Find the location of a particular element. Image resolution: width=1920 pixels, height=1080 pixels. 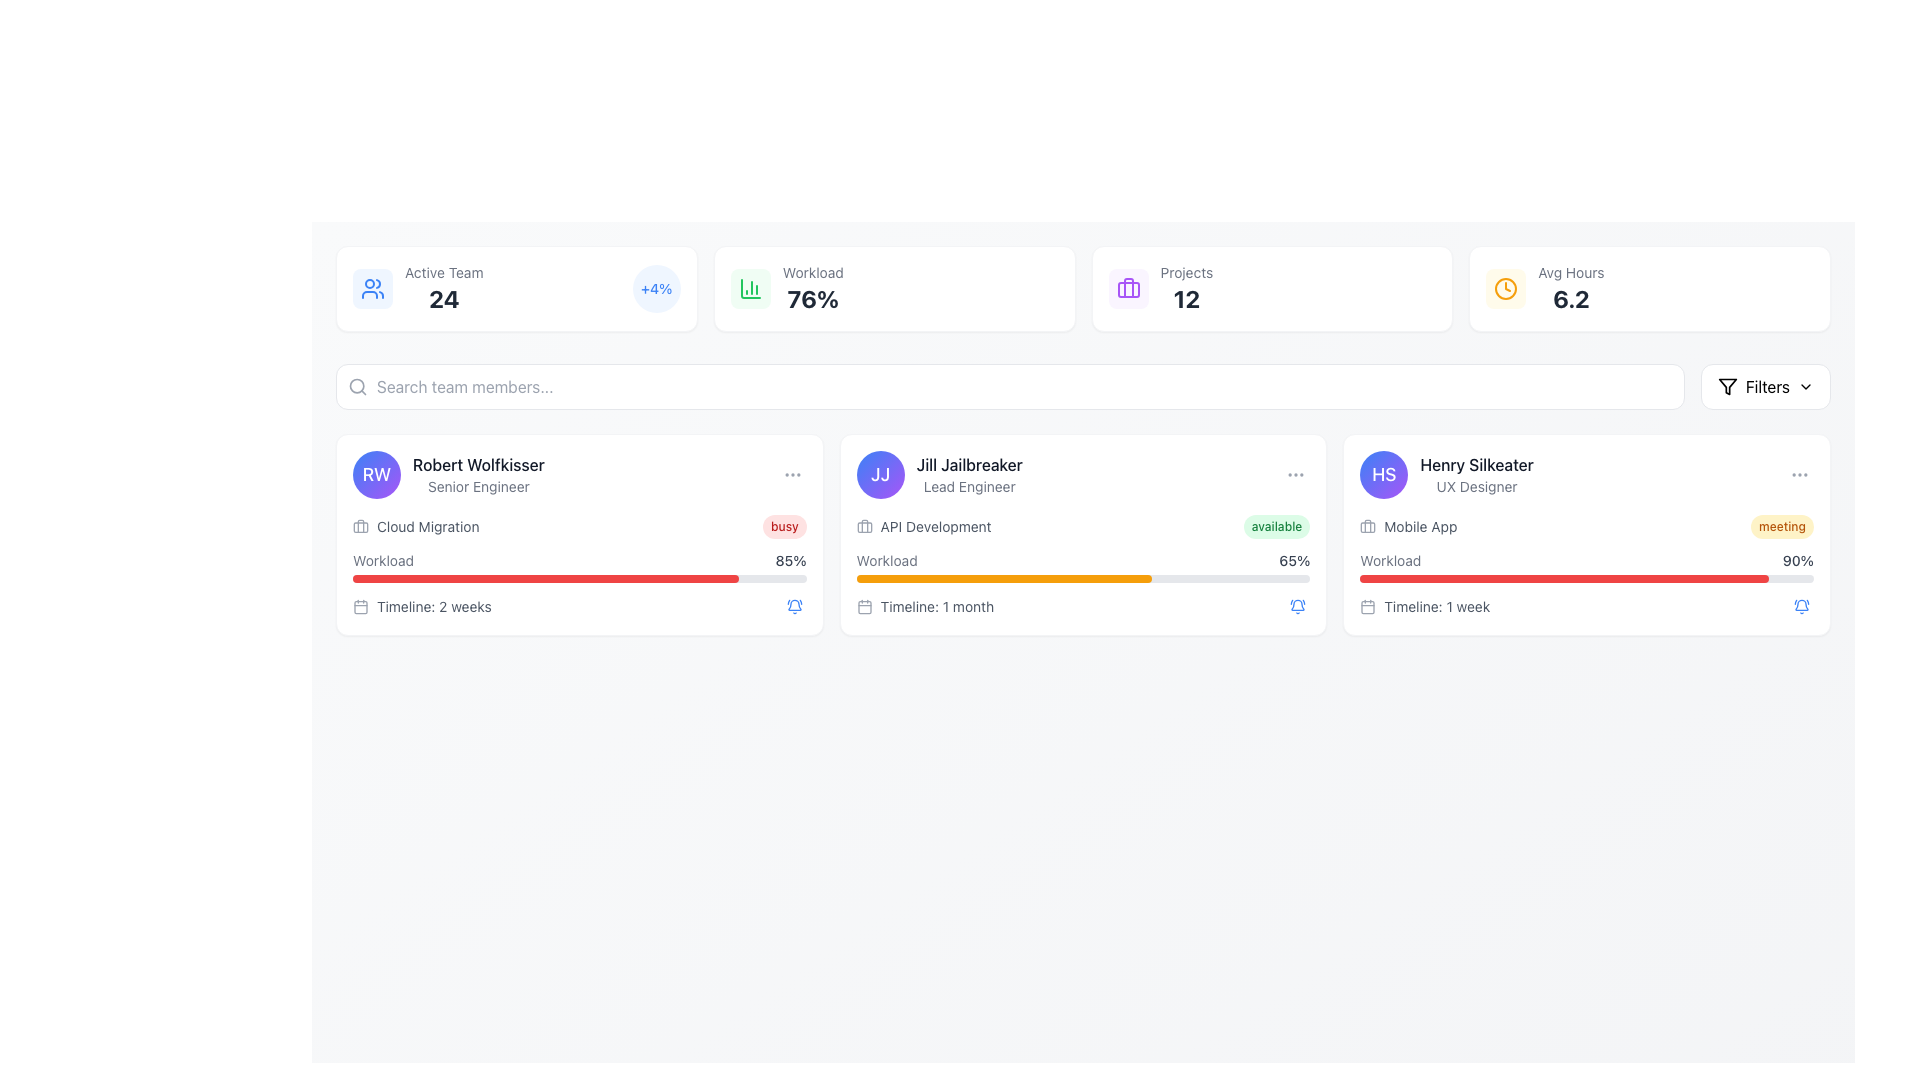

the graphical icon (profile avatar) representing user 'Henry Silkeater', located in the top-left corner of the user information group is located at coordinates (1383, 474).